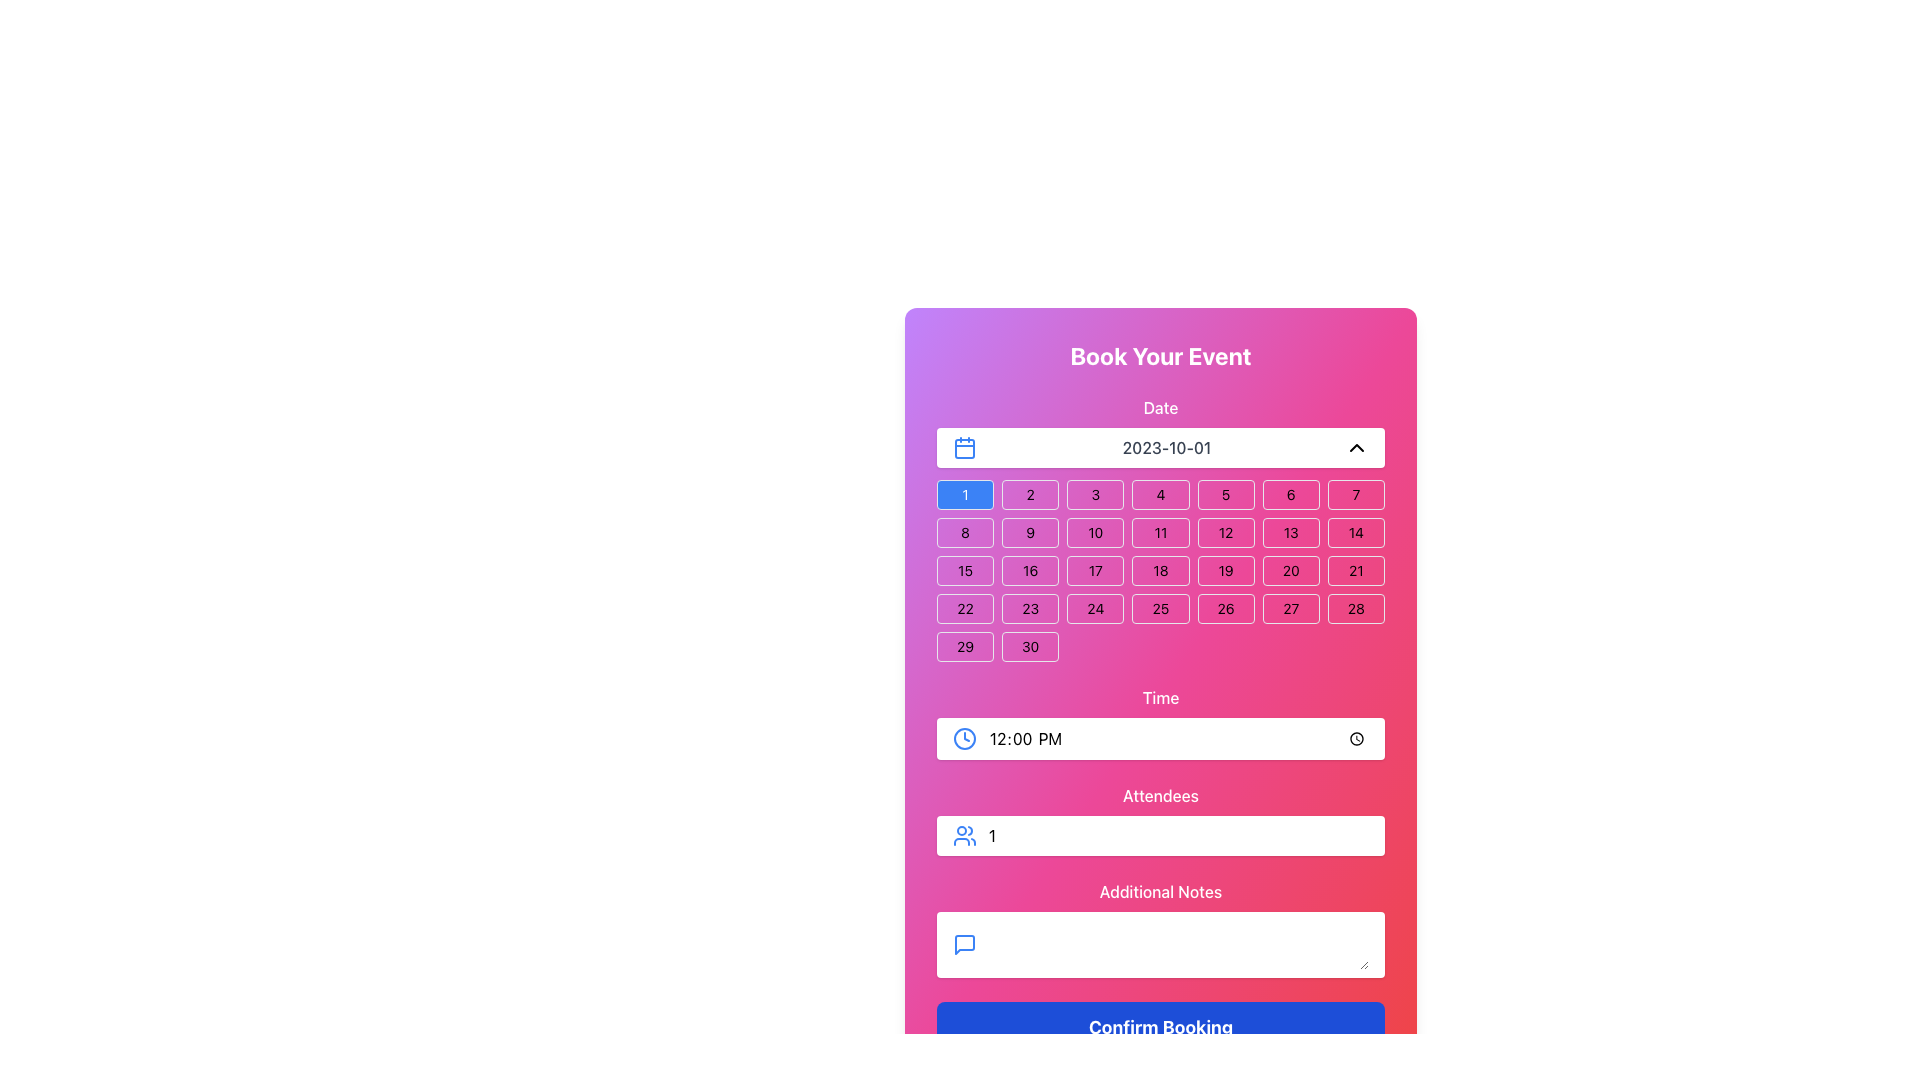 This screenshot has width=1920, height=1080. Describe the element at coordinates (1356, 494) in the screenshot. I see `the button representing the date '7' in the calendar interface` at that location.